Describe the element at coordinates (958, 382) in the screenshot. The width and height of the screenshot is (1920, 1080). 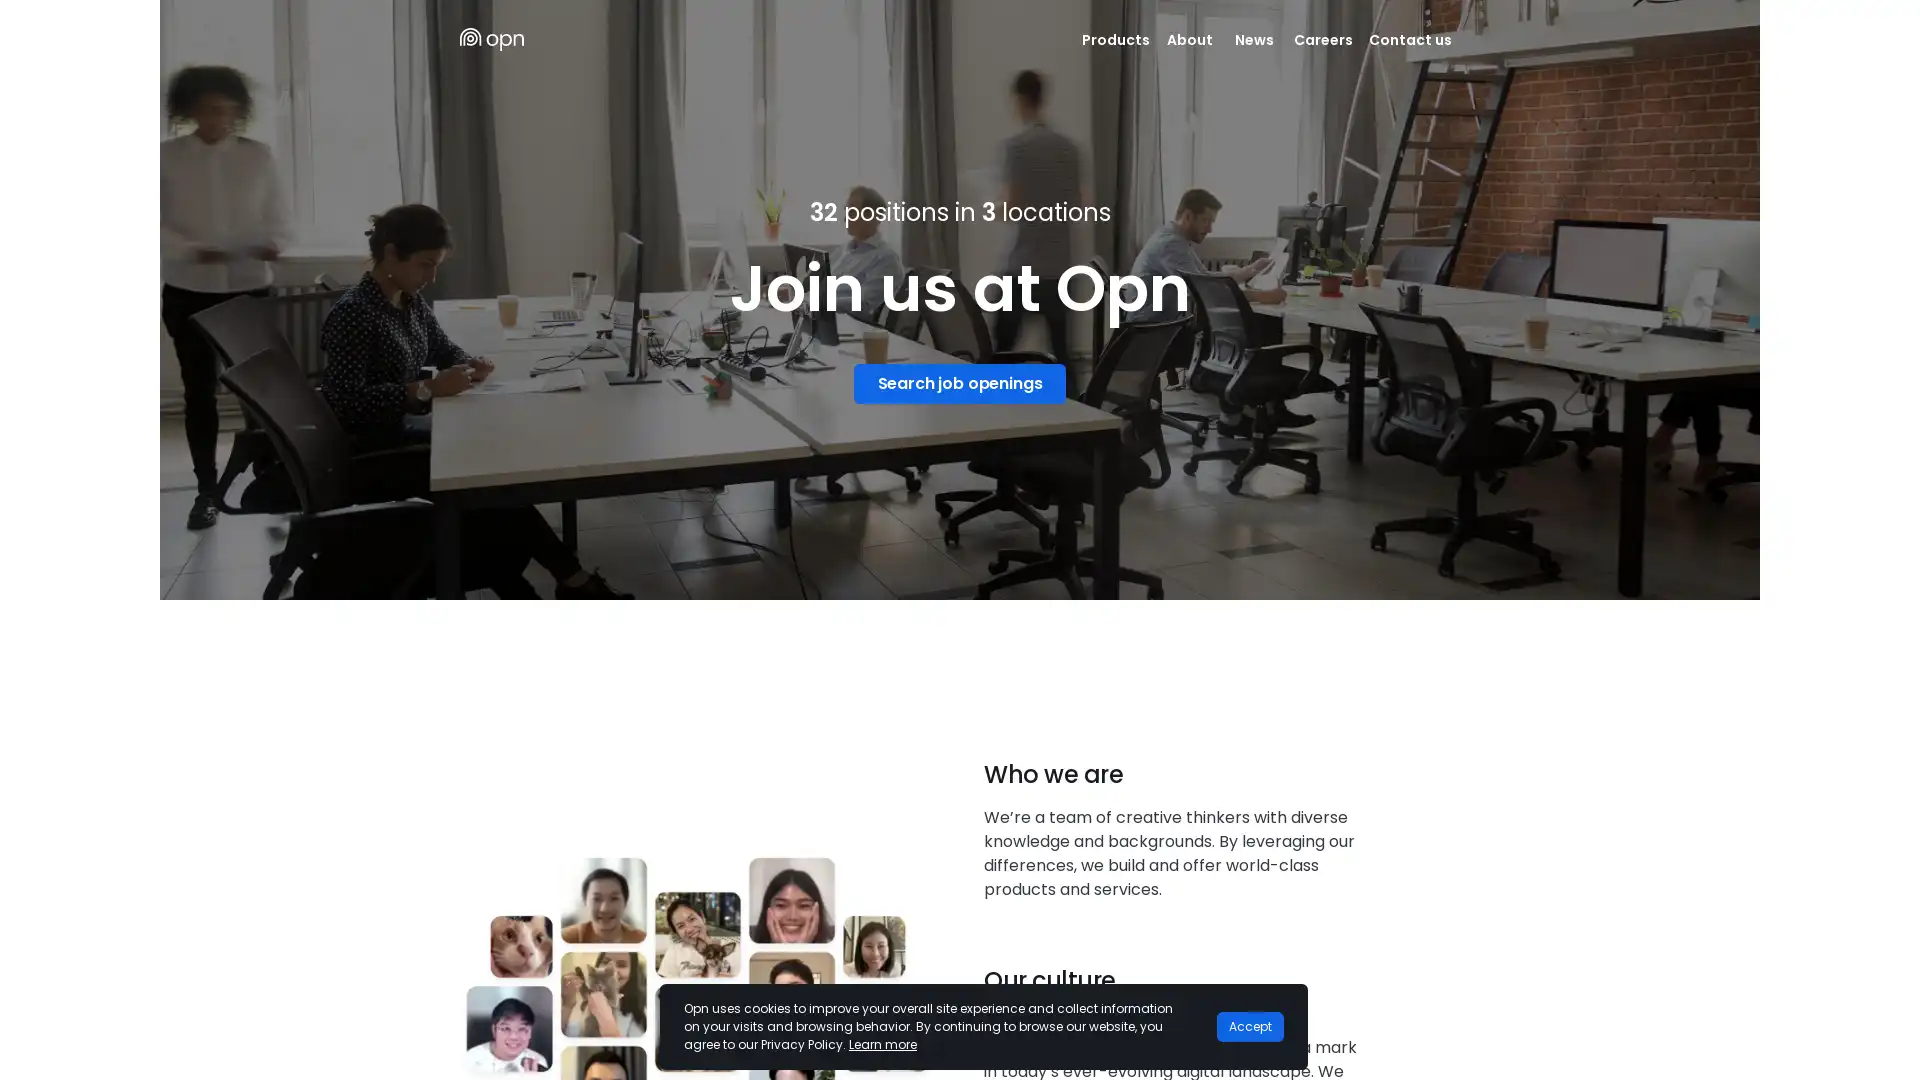
I see `Search job openings` at that location.